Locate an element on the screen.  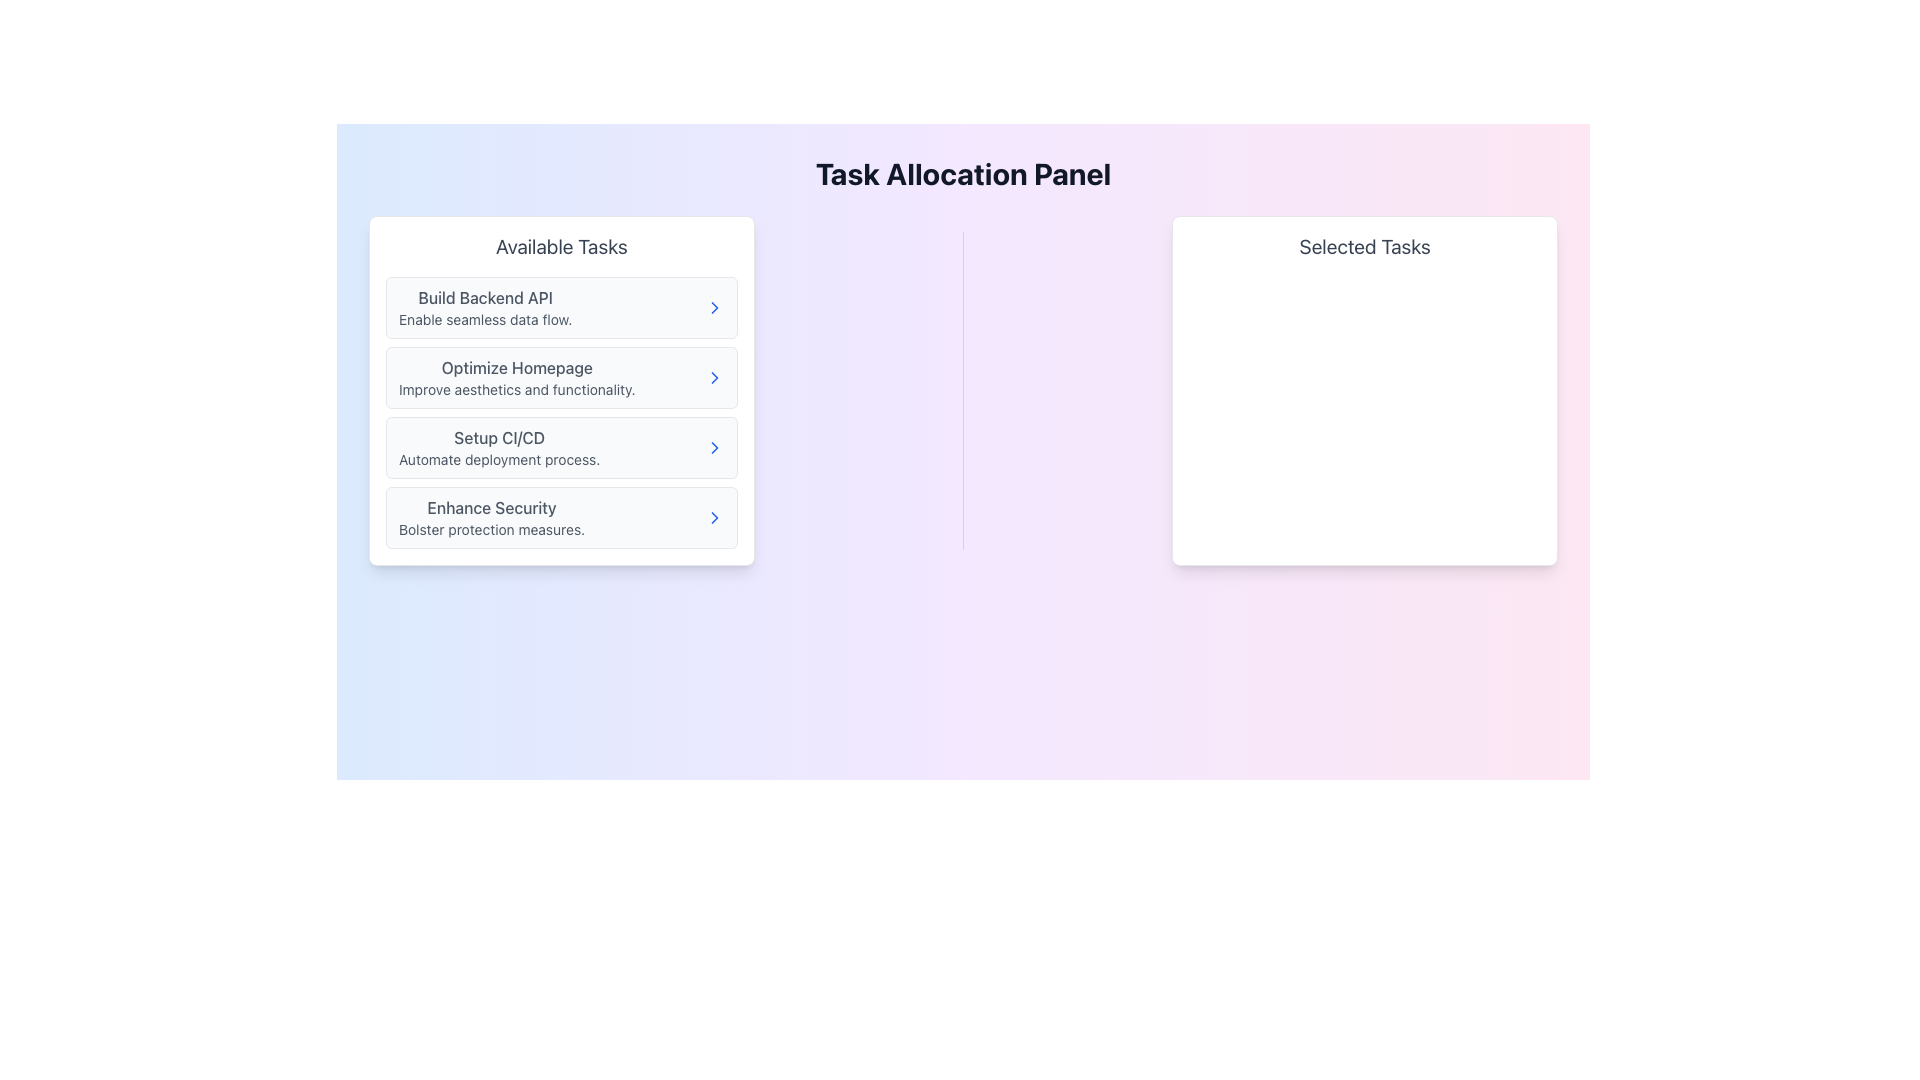
the header text display titled 'Selected Tasks', which indicates the content pertains to selected tasks and is located on the right side under the 'Task Allocation Panel' is located at coordinates (1364, 245).